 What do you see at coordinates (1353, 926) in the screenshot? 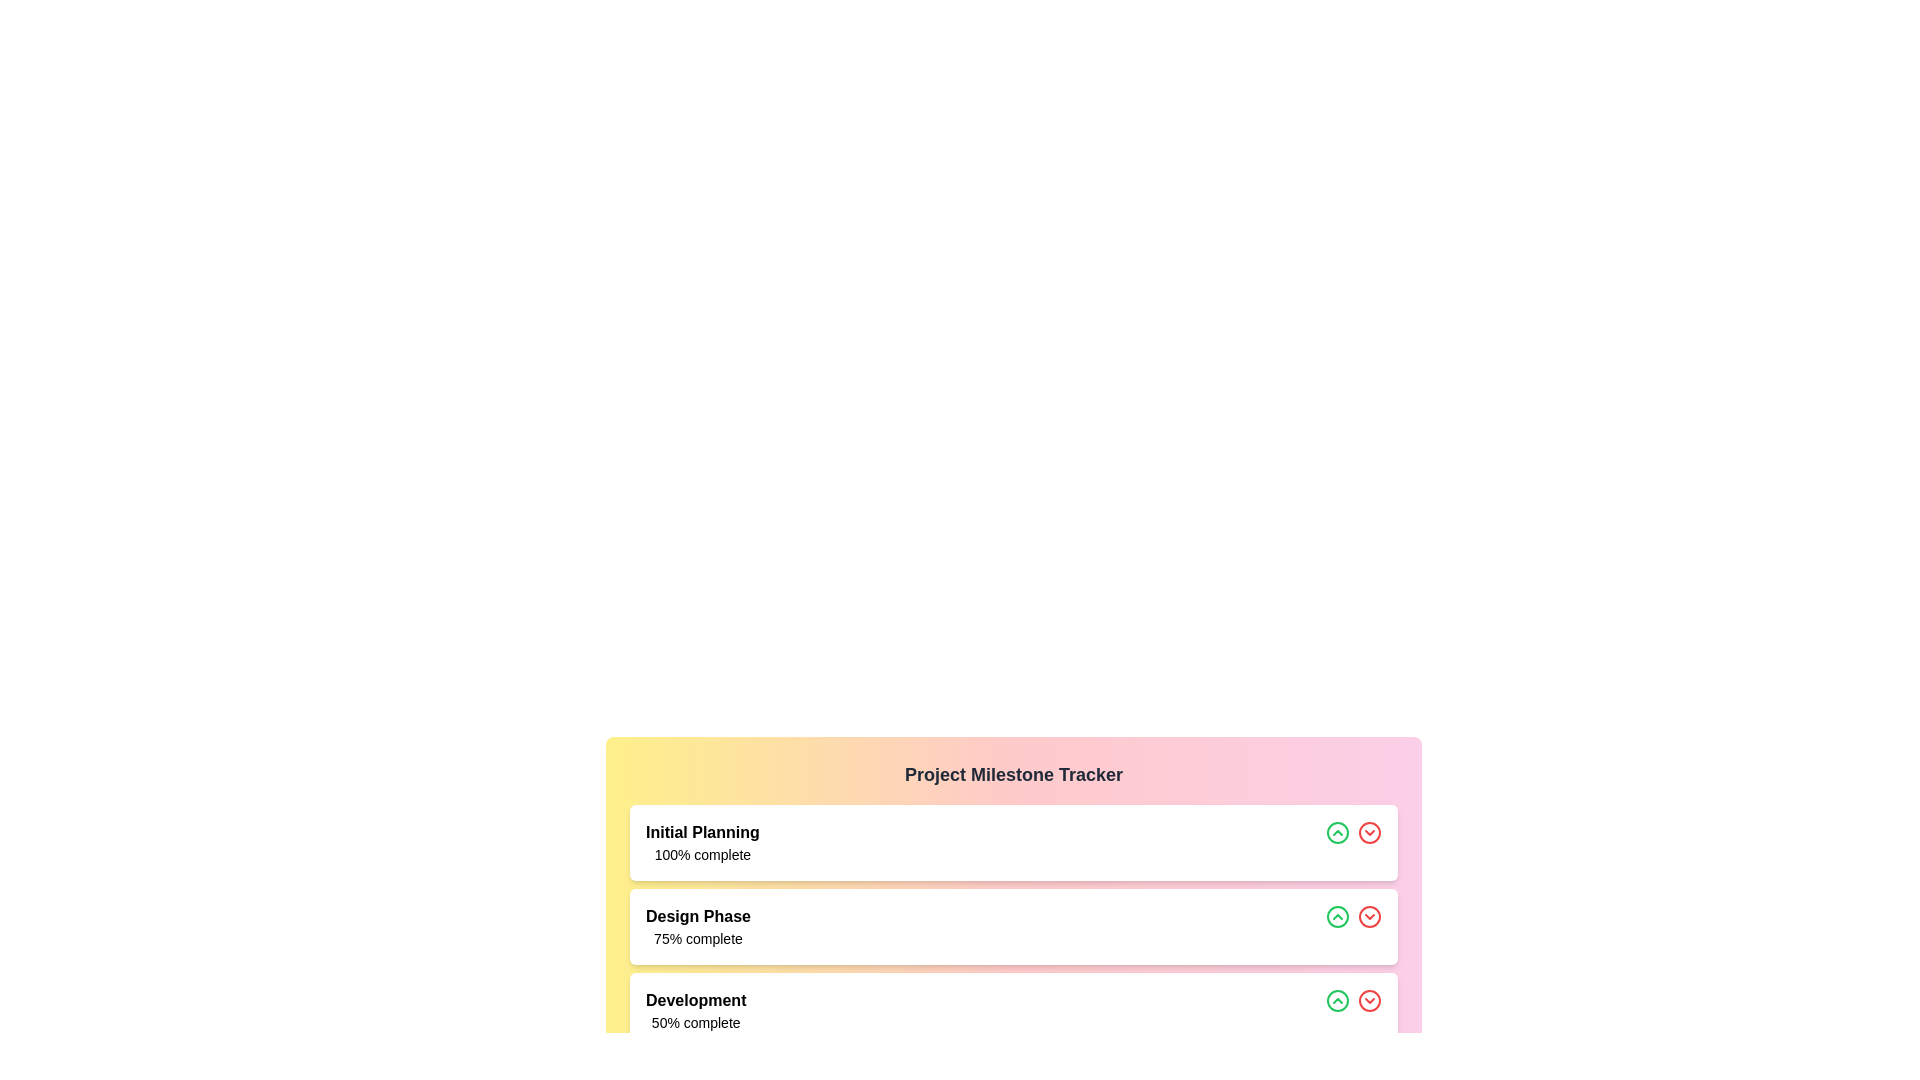
I see `the Dual-icon interactive component consisting of a green upward-pointing arrow and a red downward-pointing arrow located in the 'Design Phase' section of the milestone tracker interface` at bounding box center [1353, 926].